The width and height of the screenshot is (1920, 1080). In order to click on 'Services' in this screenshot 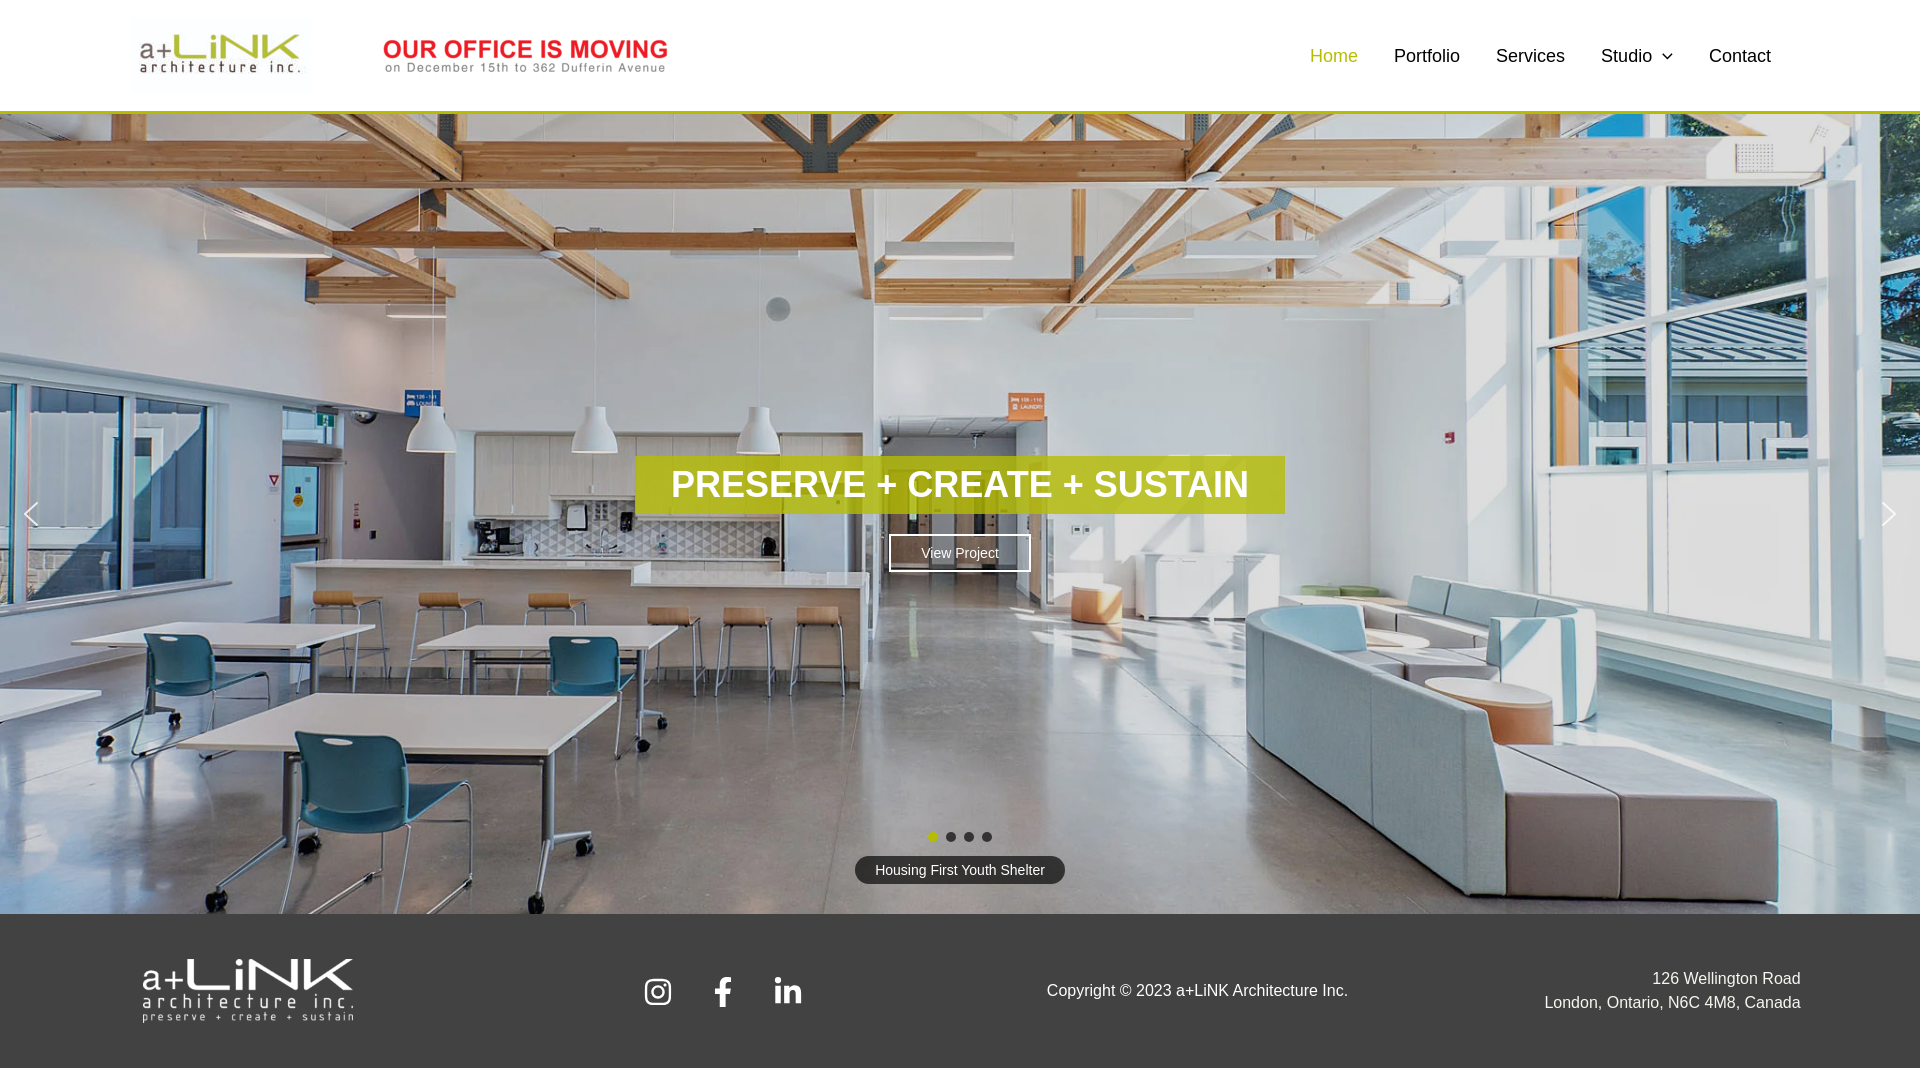, I will do `click(1529, 53)`.